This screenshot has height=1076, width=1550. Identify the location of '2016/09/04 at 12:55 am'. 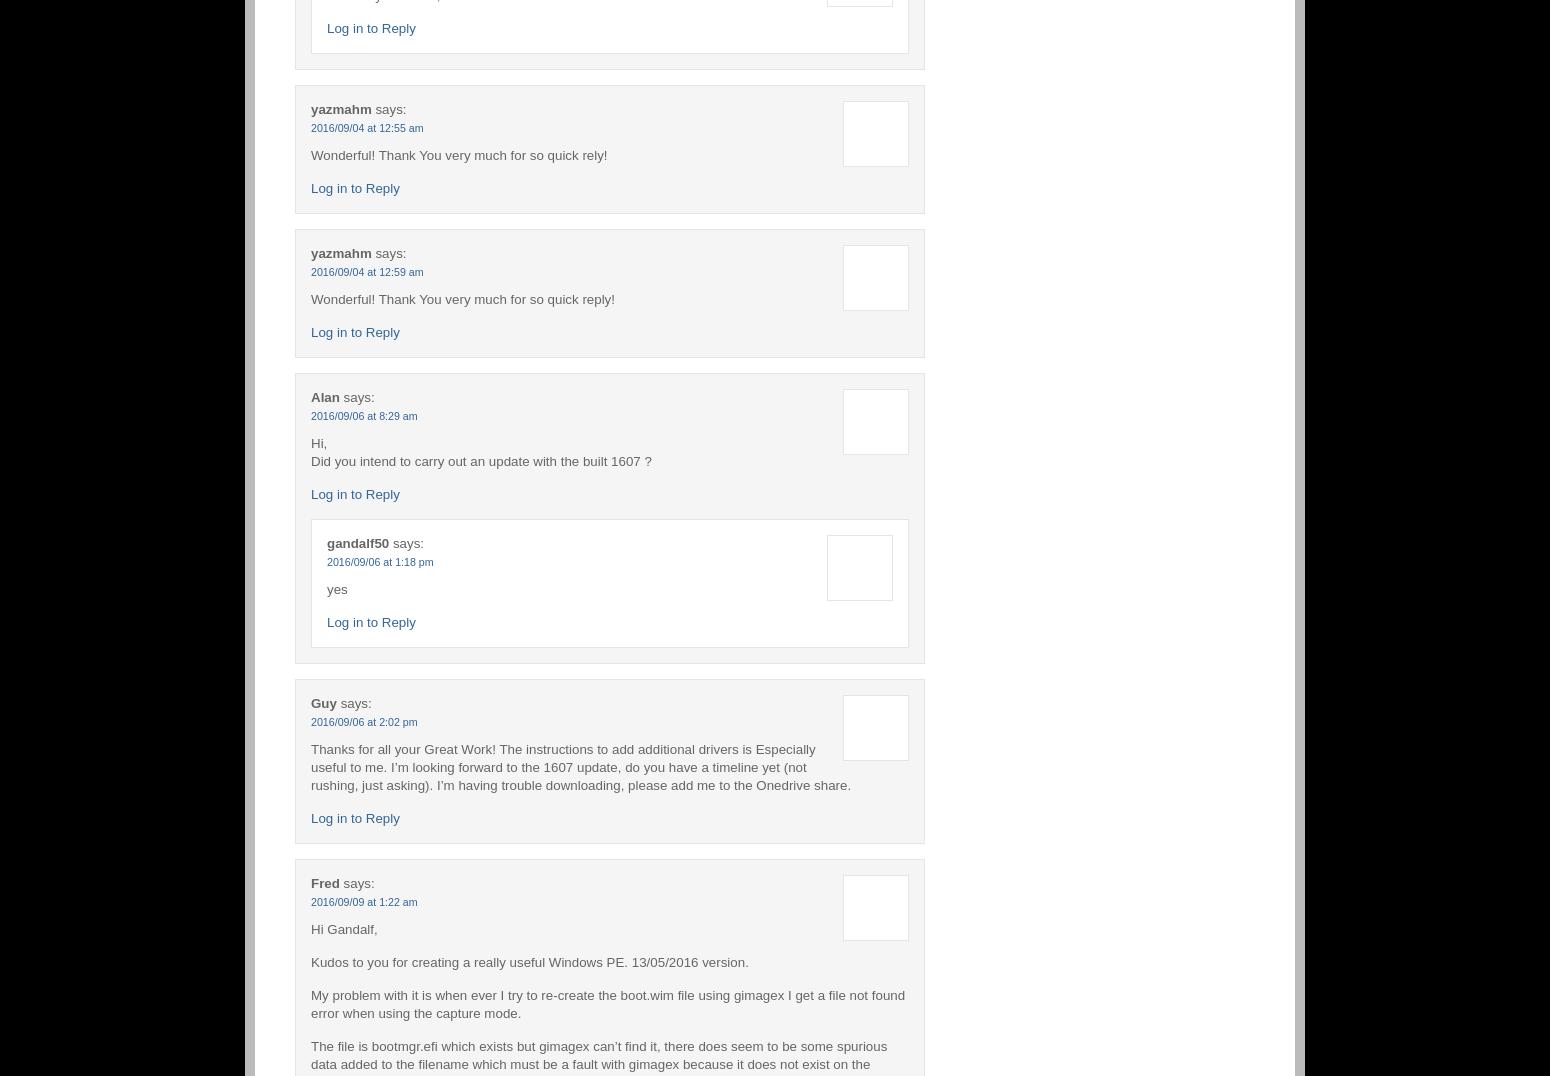
(366, 125).